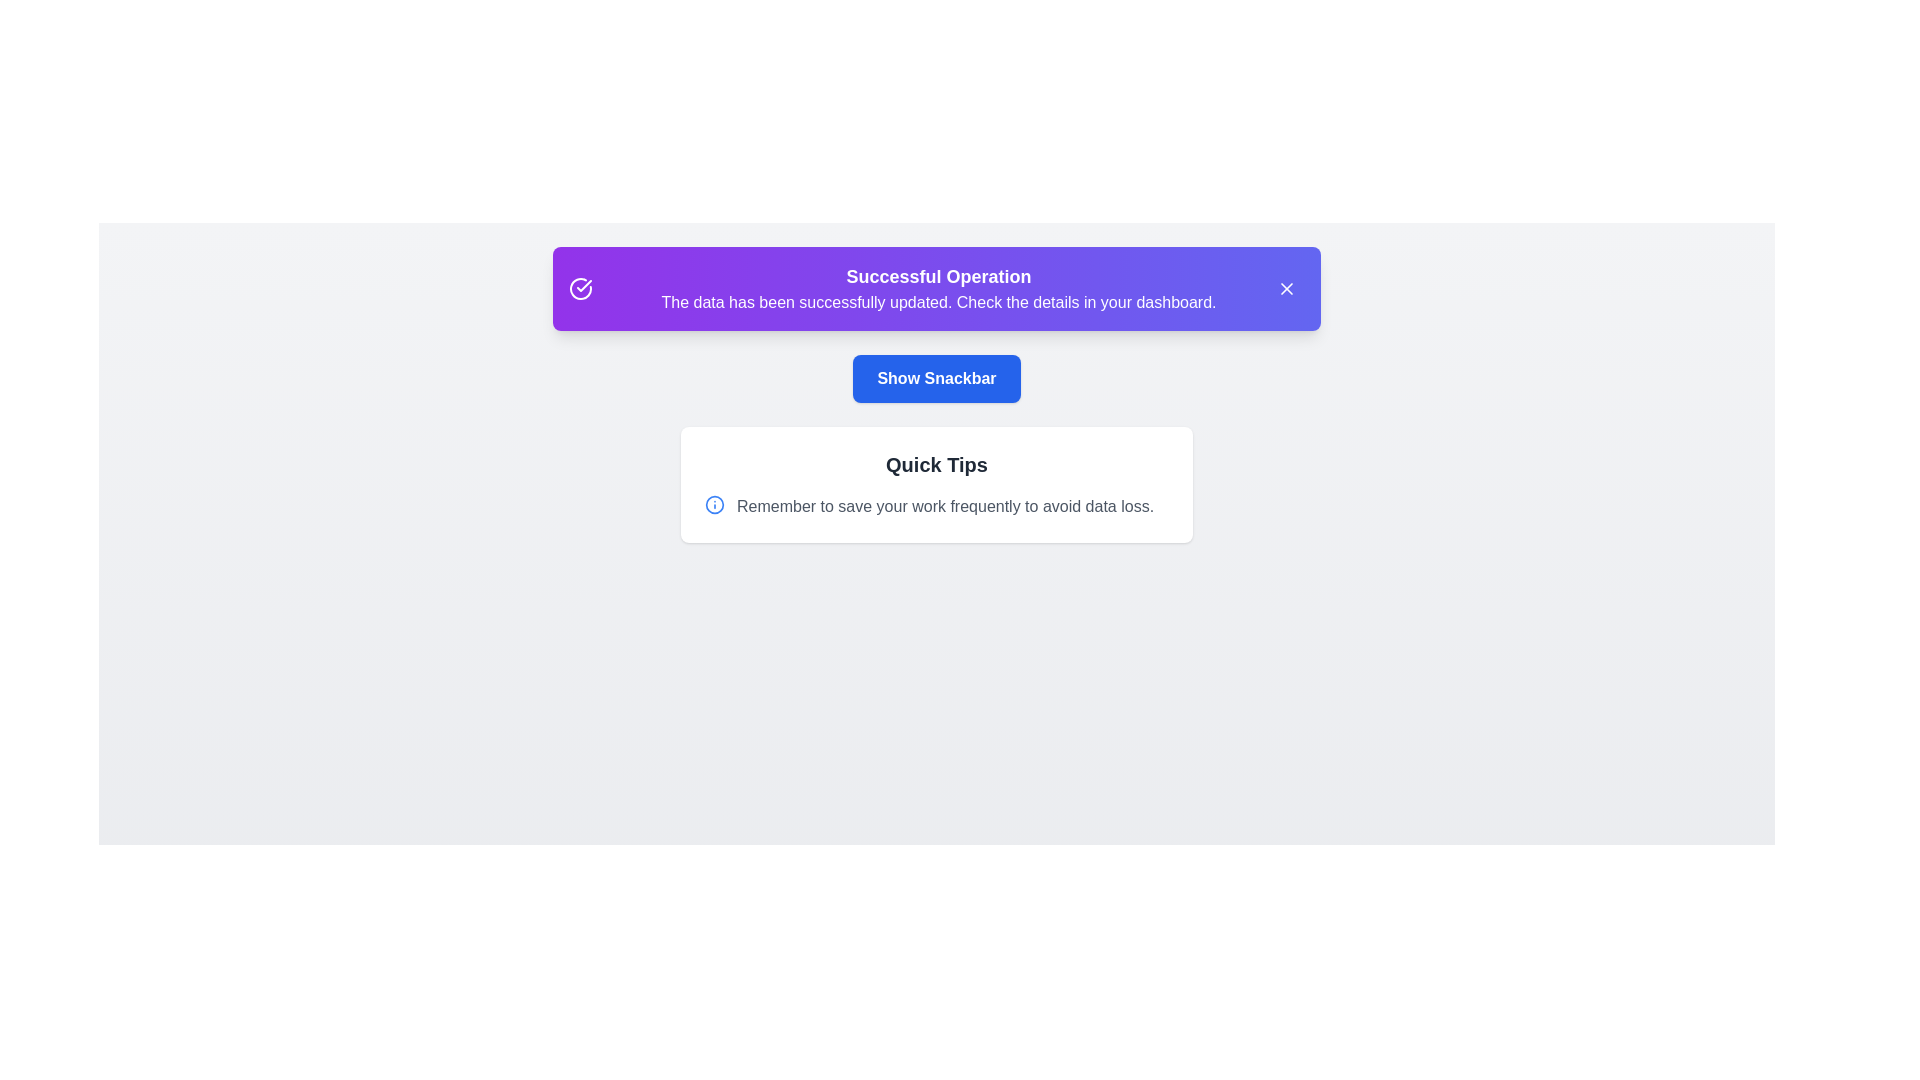  What do you see at coordinates (935, 378) in the screenshot?
I see `'Show Snackbar' button to toggle the snackbar visibility` at bounding box center [935, 378].